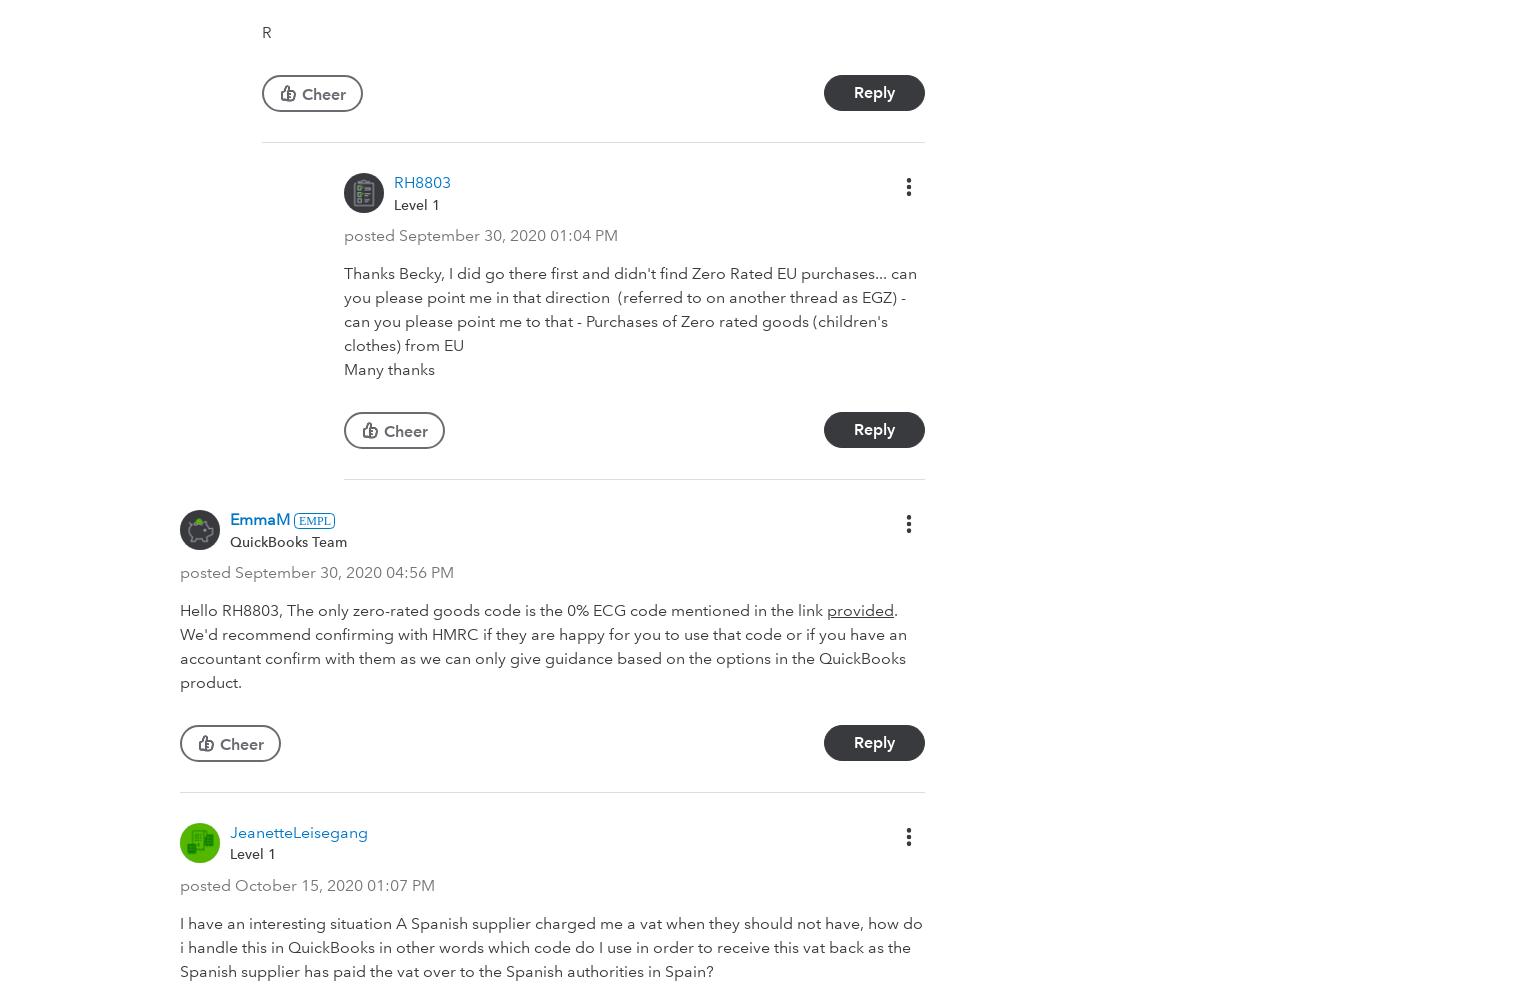  Describe the element at coordinates (419, 572) in the screenshot. I see `'04:56 PM'` at that location.